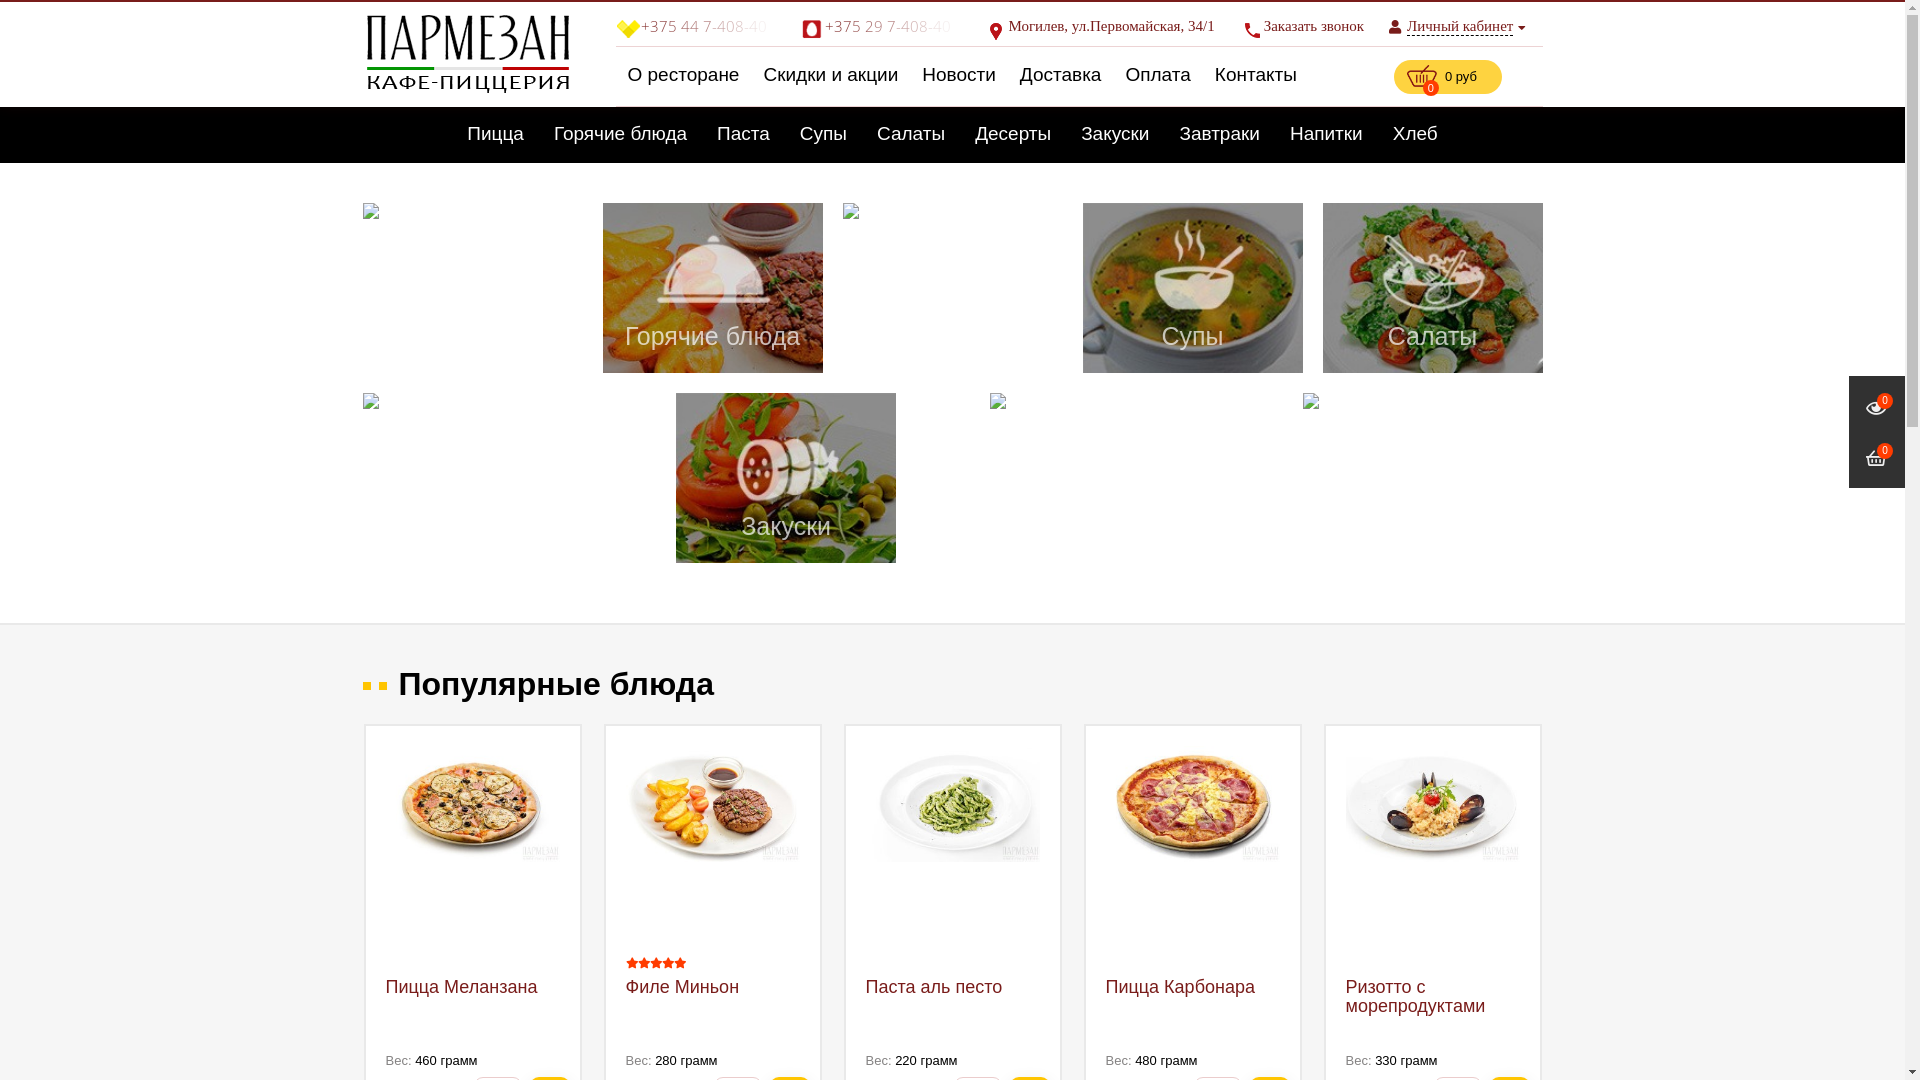  What do you see at coordinates (1875, 459) in the screenshot?
I see `'0'` at bounding box center [1875, 459].